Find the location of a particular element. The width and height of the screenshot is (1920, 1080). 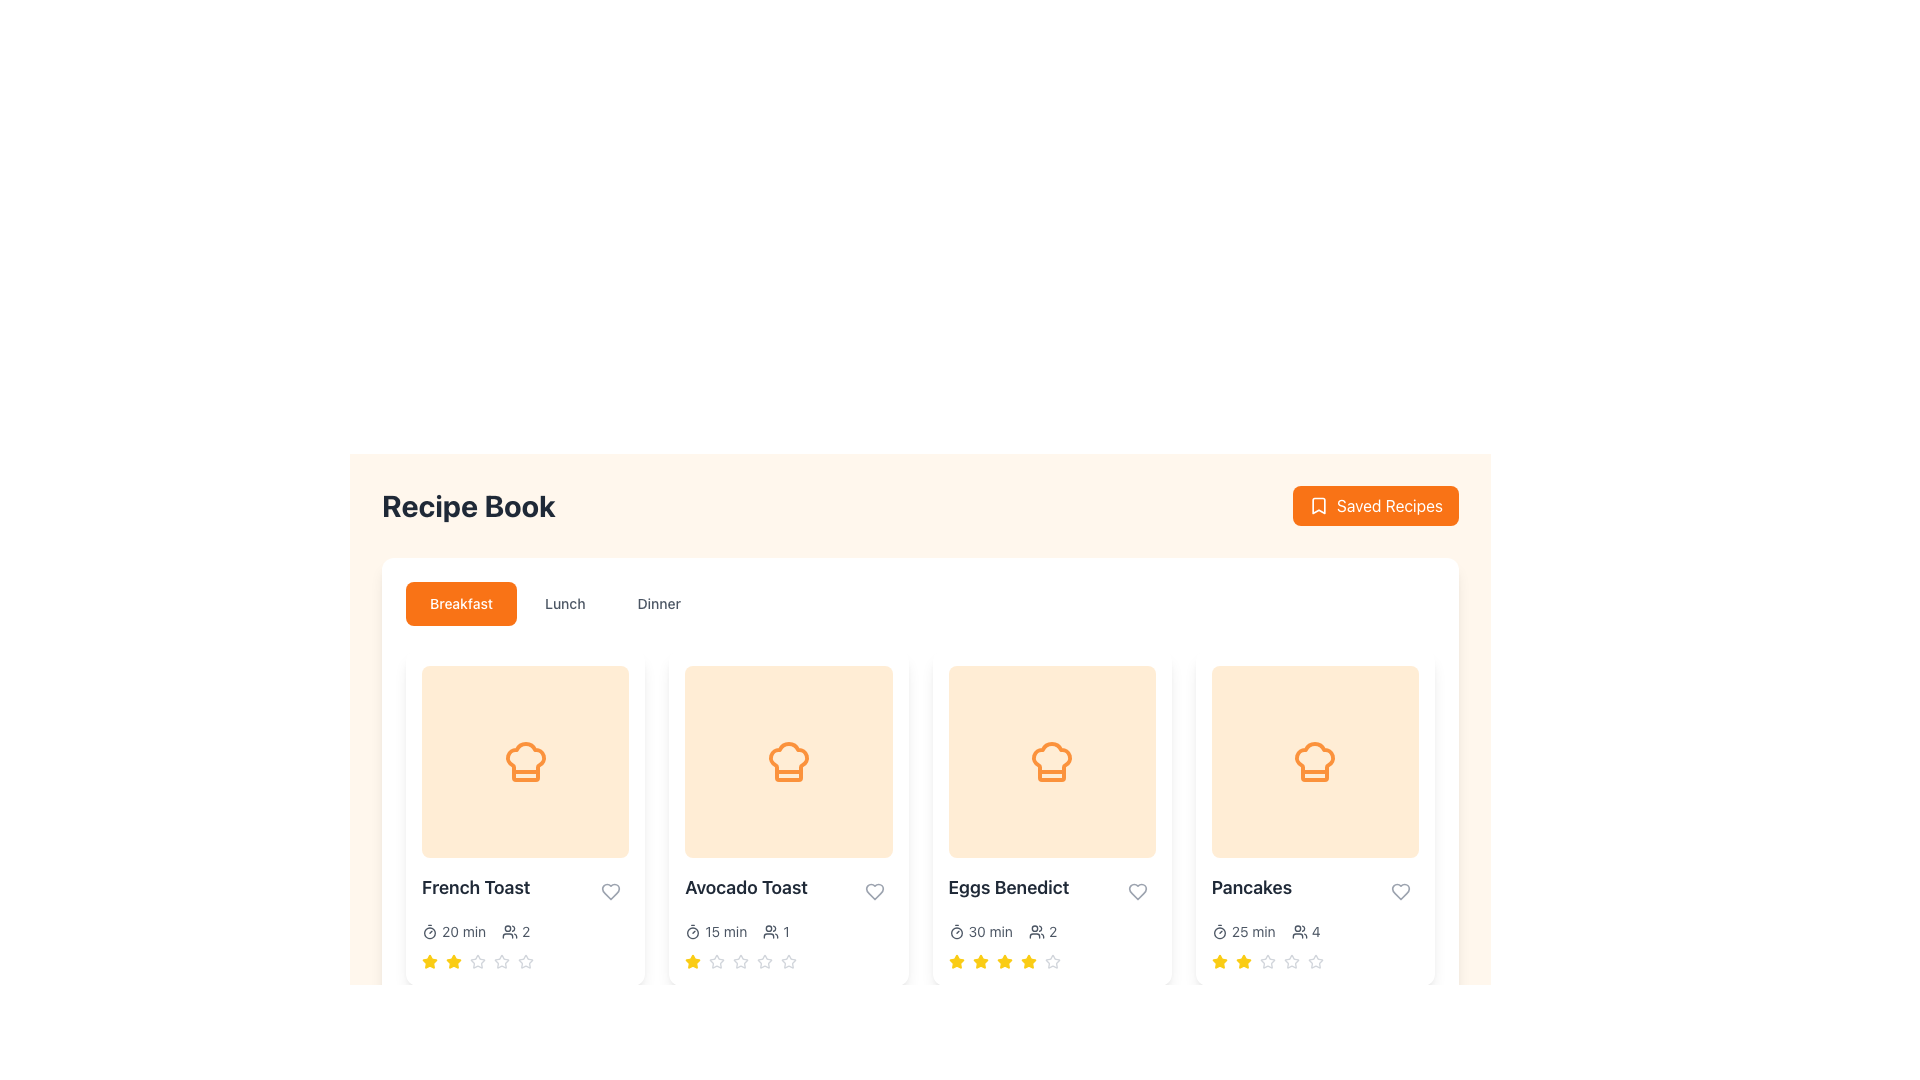

the icon indicating the number of people associated with the recipe 'French Toast', located to the left of the text '2' is located at coordinates (510, 932).